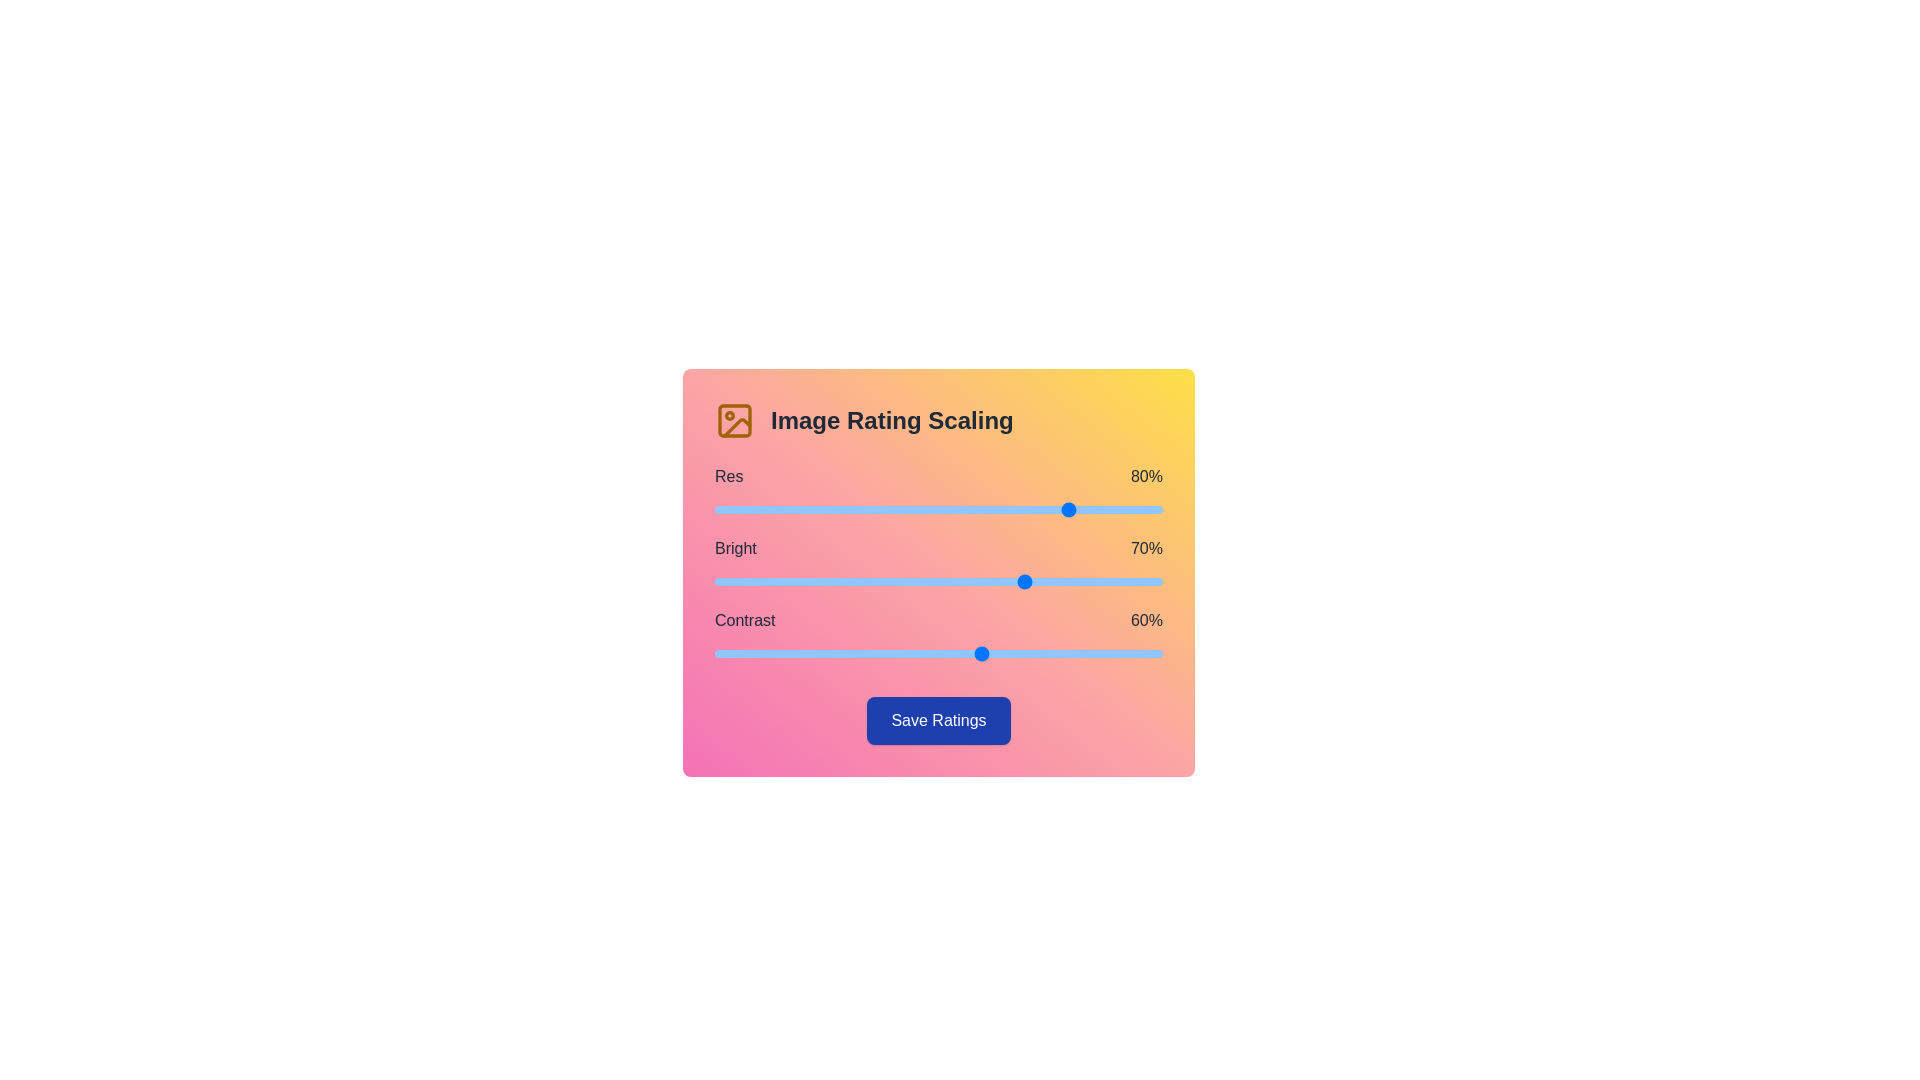 The width and height of the screenshot is (1920, 1080). What do you see at coordinates (1140, 654) in the screenshot?
I see `the contrast` at bounding box center [1140, 654].